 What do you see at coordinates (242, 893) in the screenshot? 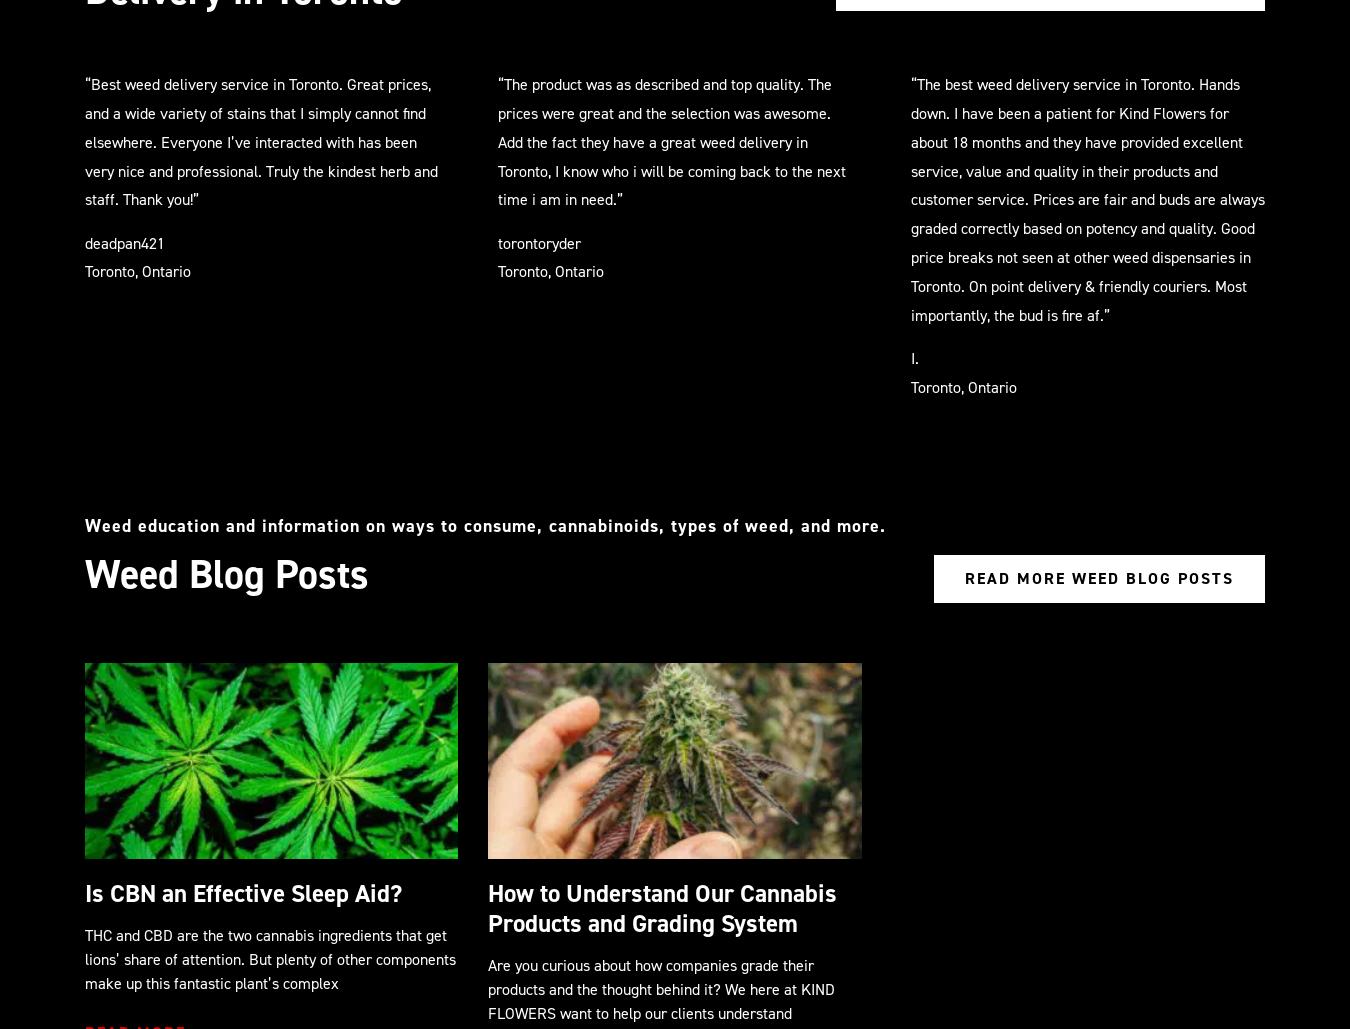
I see `'Is CBN an Effective Sleep Aid?'` at bounding box center [242, 893].